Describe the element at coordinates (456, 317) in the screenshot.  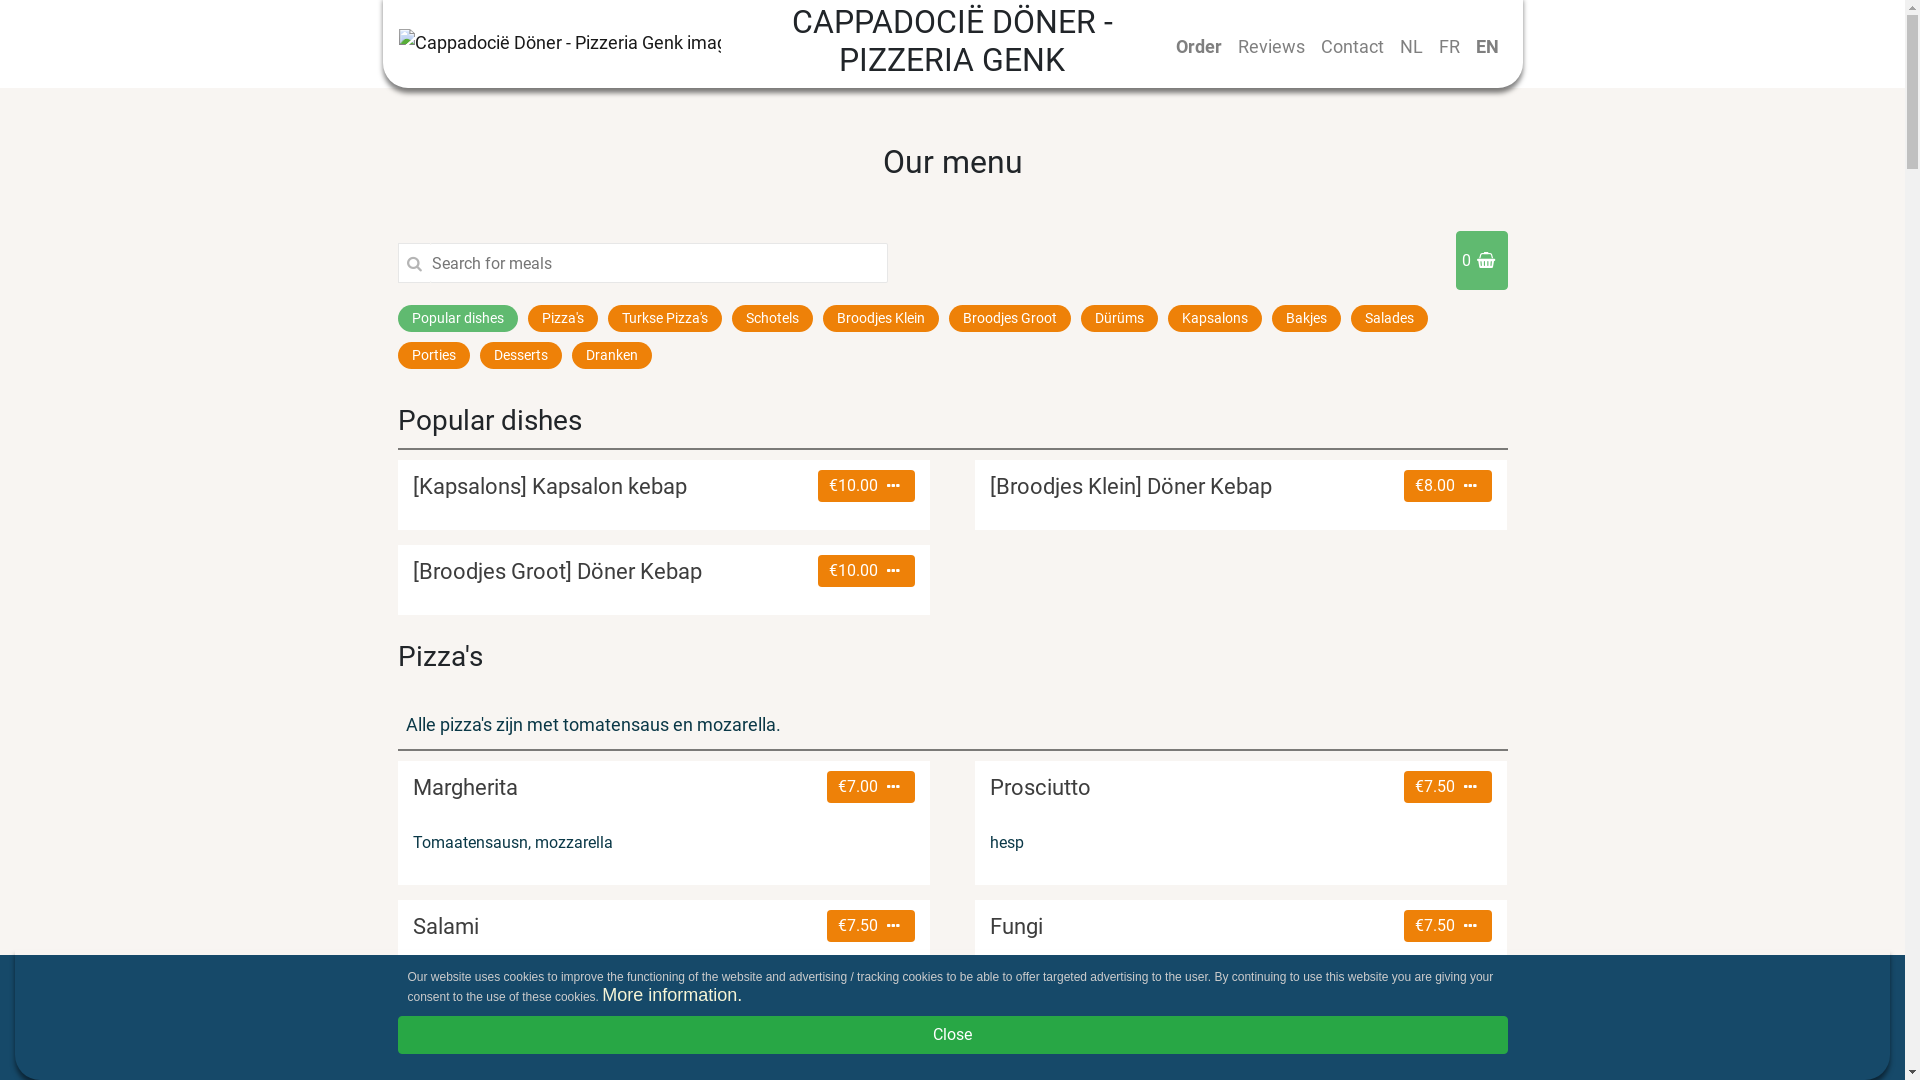
I see `'Popular dishes'` at that location.